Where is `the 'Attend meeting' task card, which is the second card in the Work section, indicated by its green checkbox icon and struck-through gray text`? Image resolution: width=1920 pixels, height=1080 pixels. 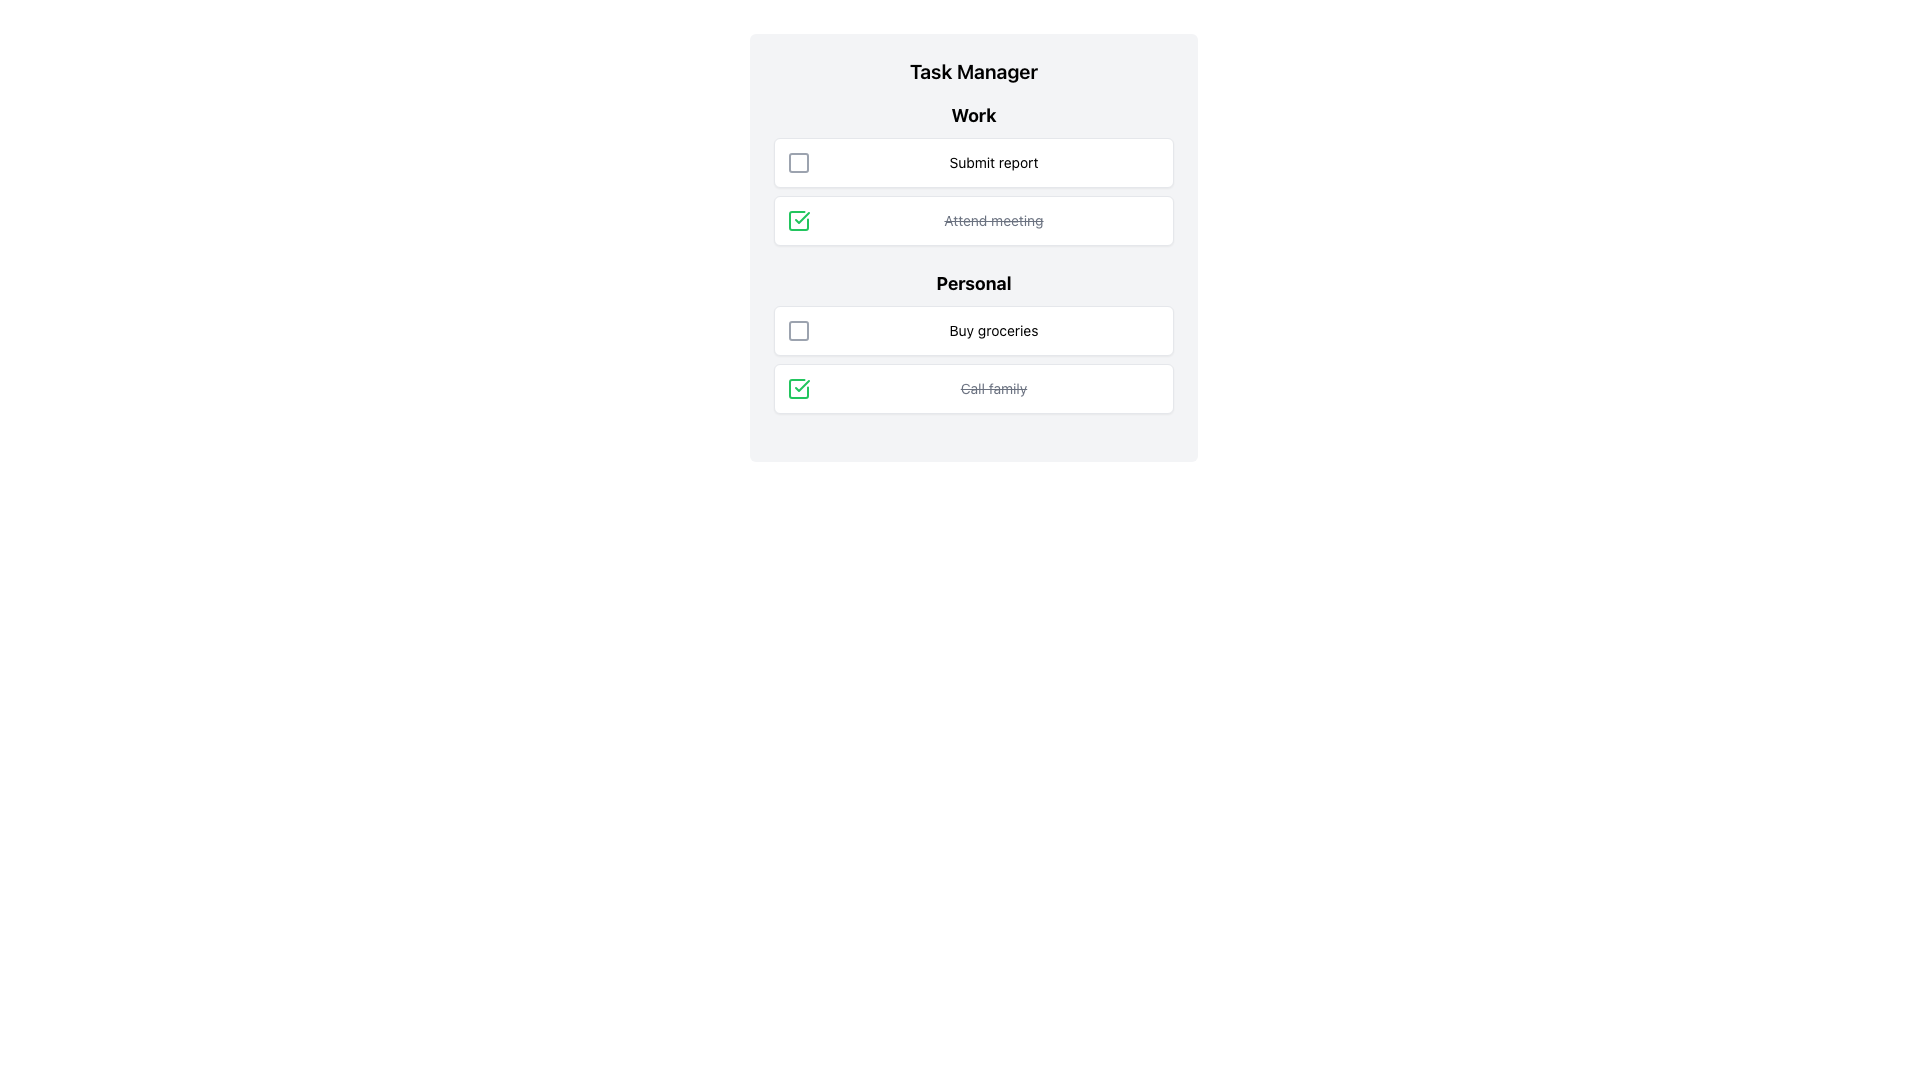
the 'Attend meeting' task card, which is the second card in the Work section, indicated by its green checkbox icon and struck-through gray text is located at coordinates (974, 220).